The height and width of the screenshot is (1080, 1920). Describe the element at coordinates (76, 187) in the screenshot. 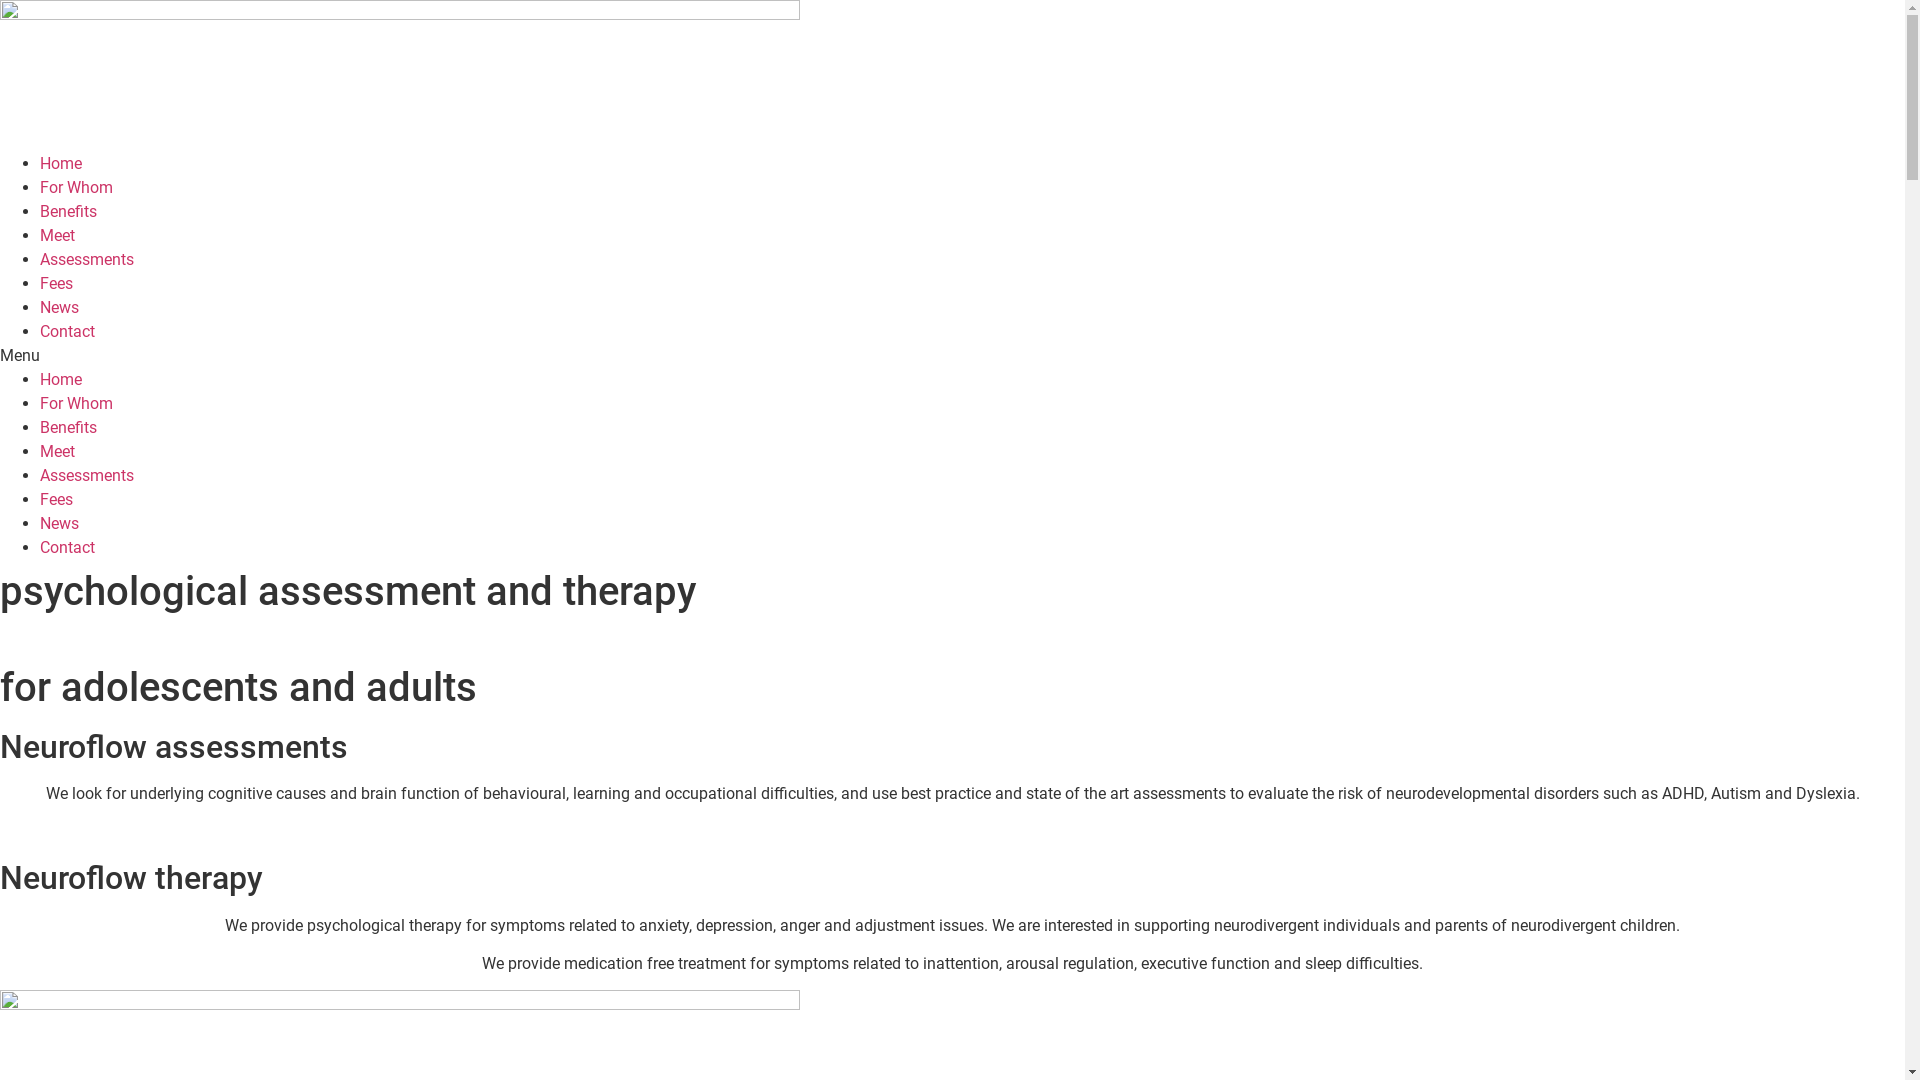

I see `'For Whom'` at that location.